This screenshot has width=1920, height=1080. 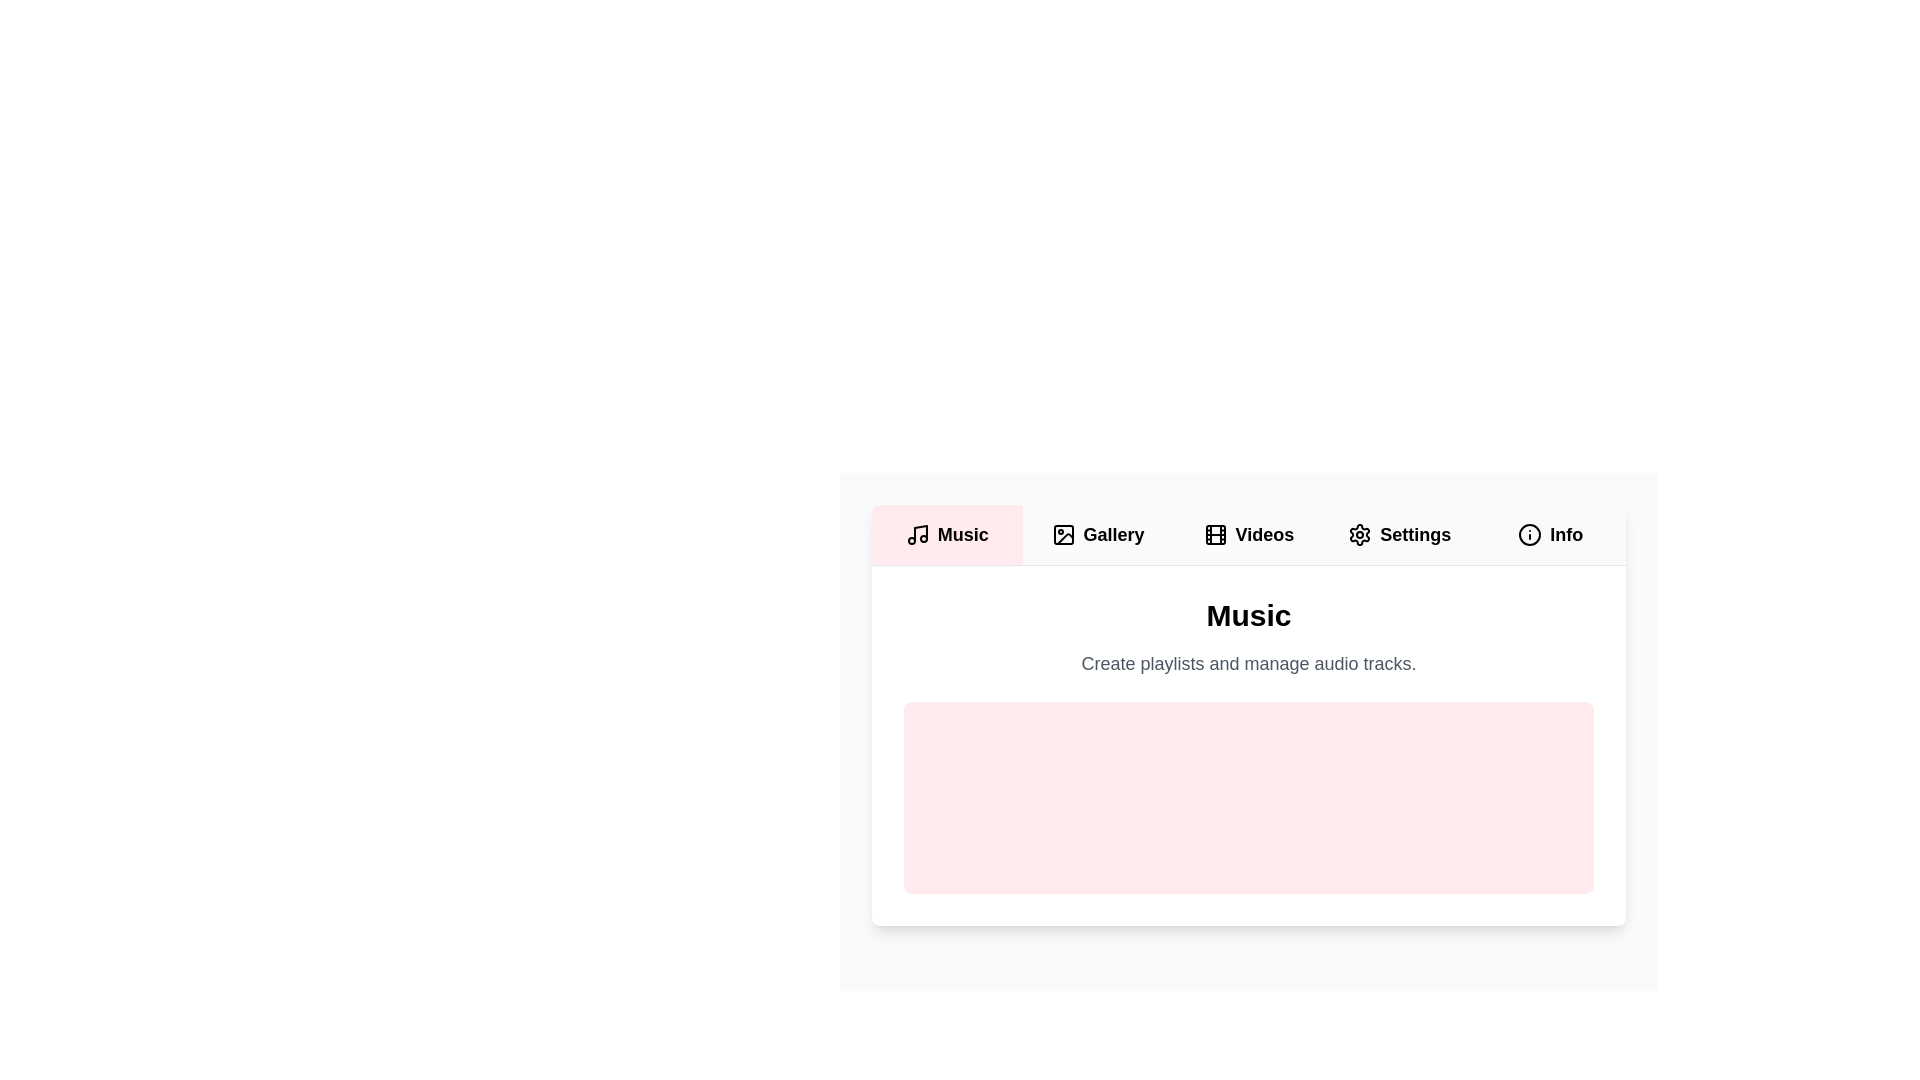 What do you see at coordinates (1247, 534) in the screenshot?
I see `the Videos tab by clicking on its button` at bounding box center [1247, 534].